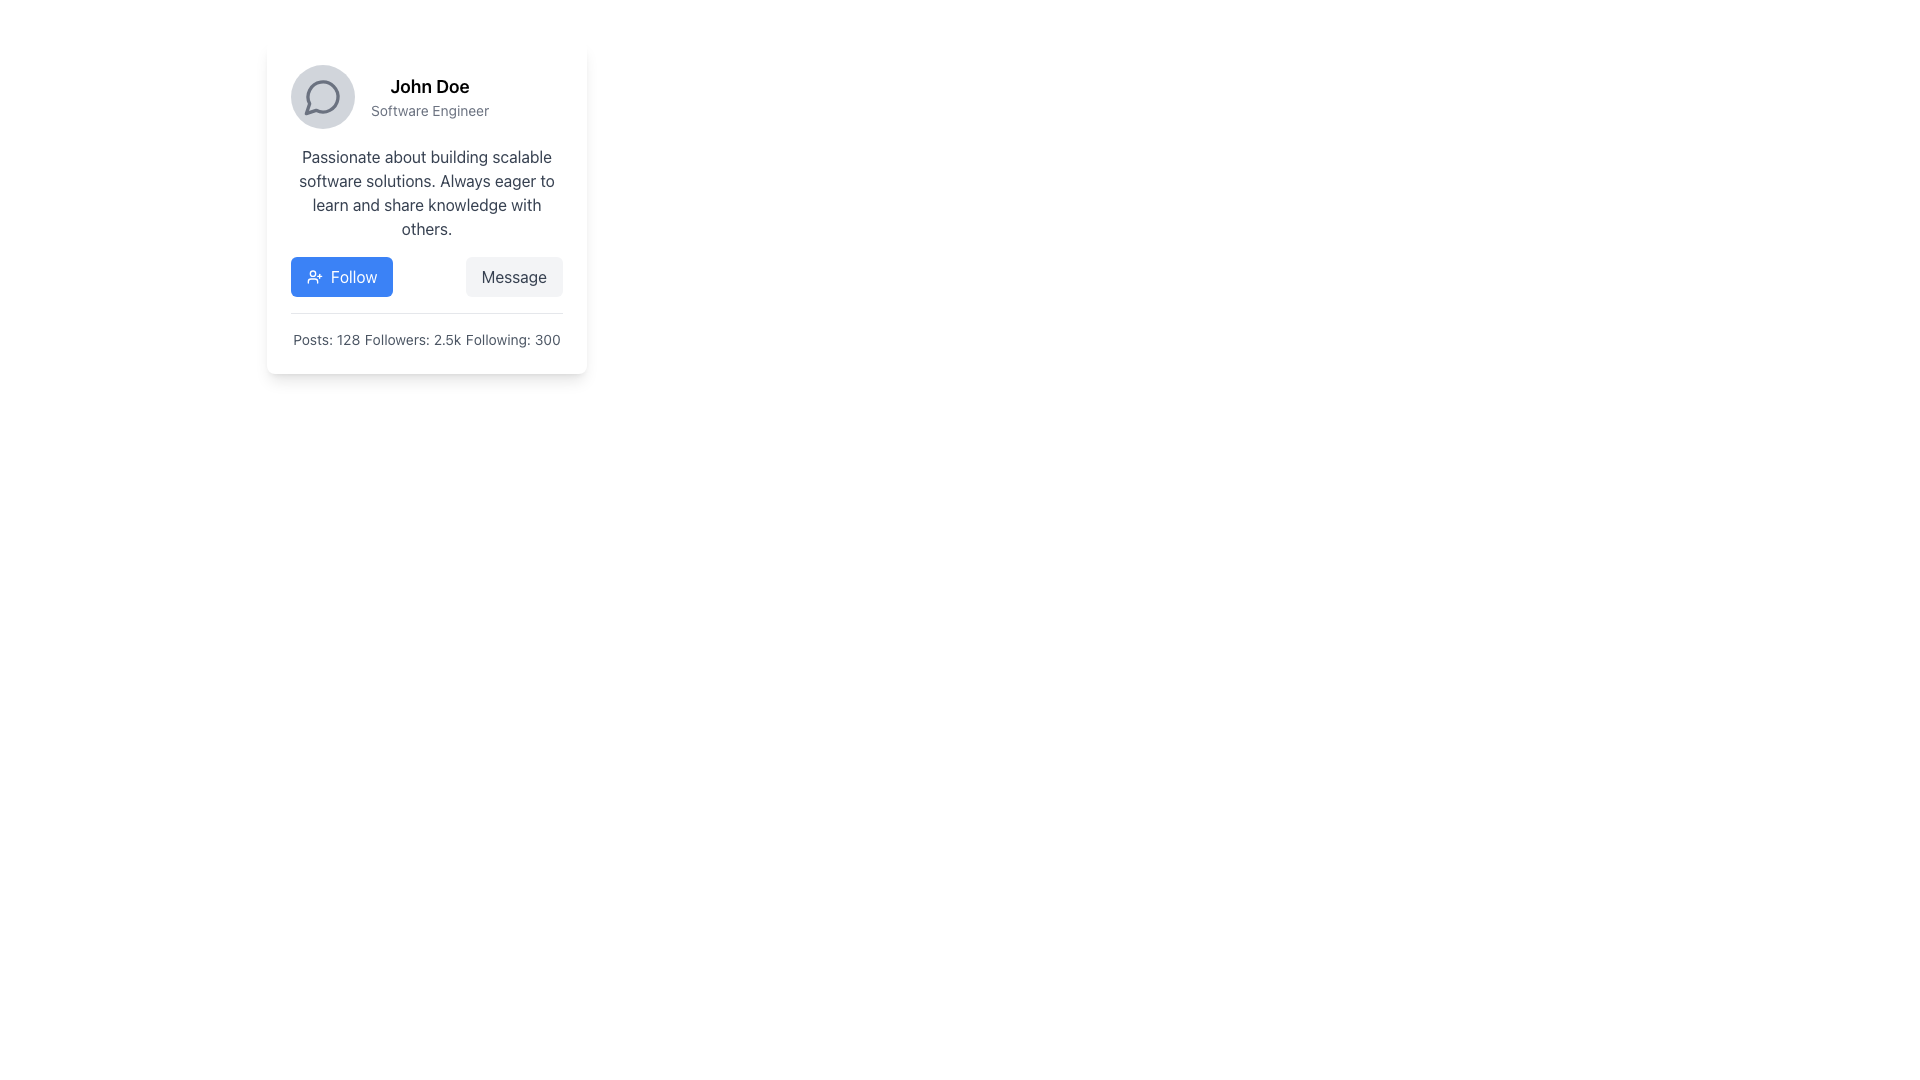  What do you see at coordinates (514, 277) in the screenshot?
I see `the message sending button located to the right of the 'Follow' button` at bounding box center [514, 277].